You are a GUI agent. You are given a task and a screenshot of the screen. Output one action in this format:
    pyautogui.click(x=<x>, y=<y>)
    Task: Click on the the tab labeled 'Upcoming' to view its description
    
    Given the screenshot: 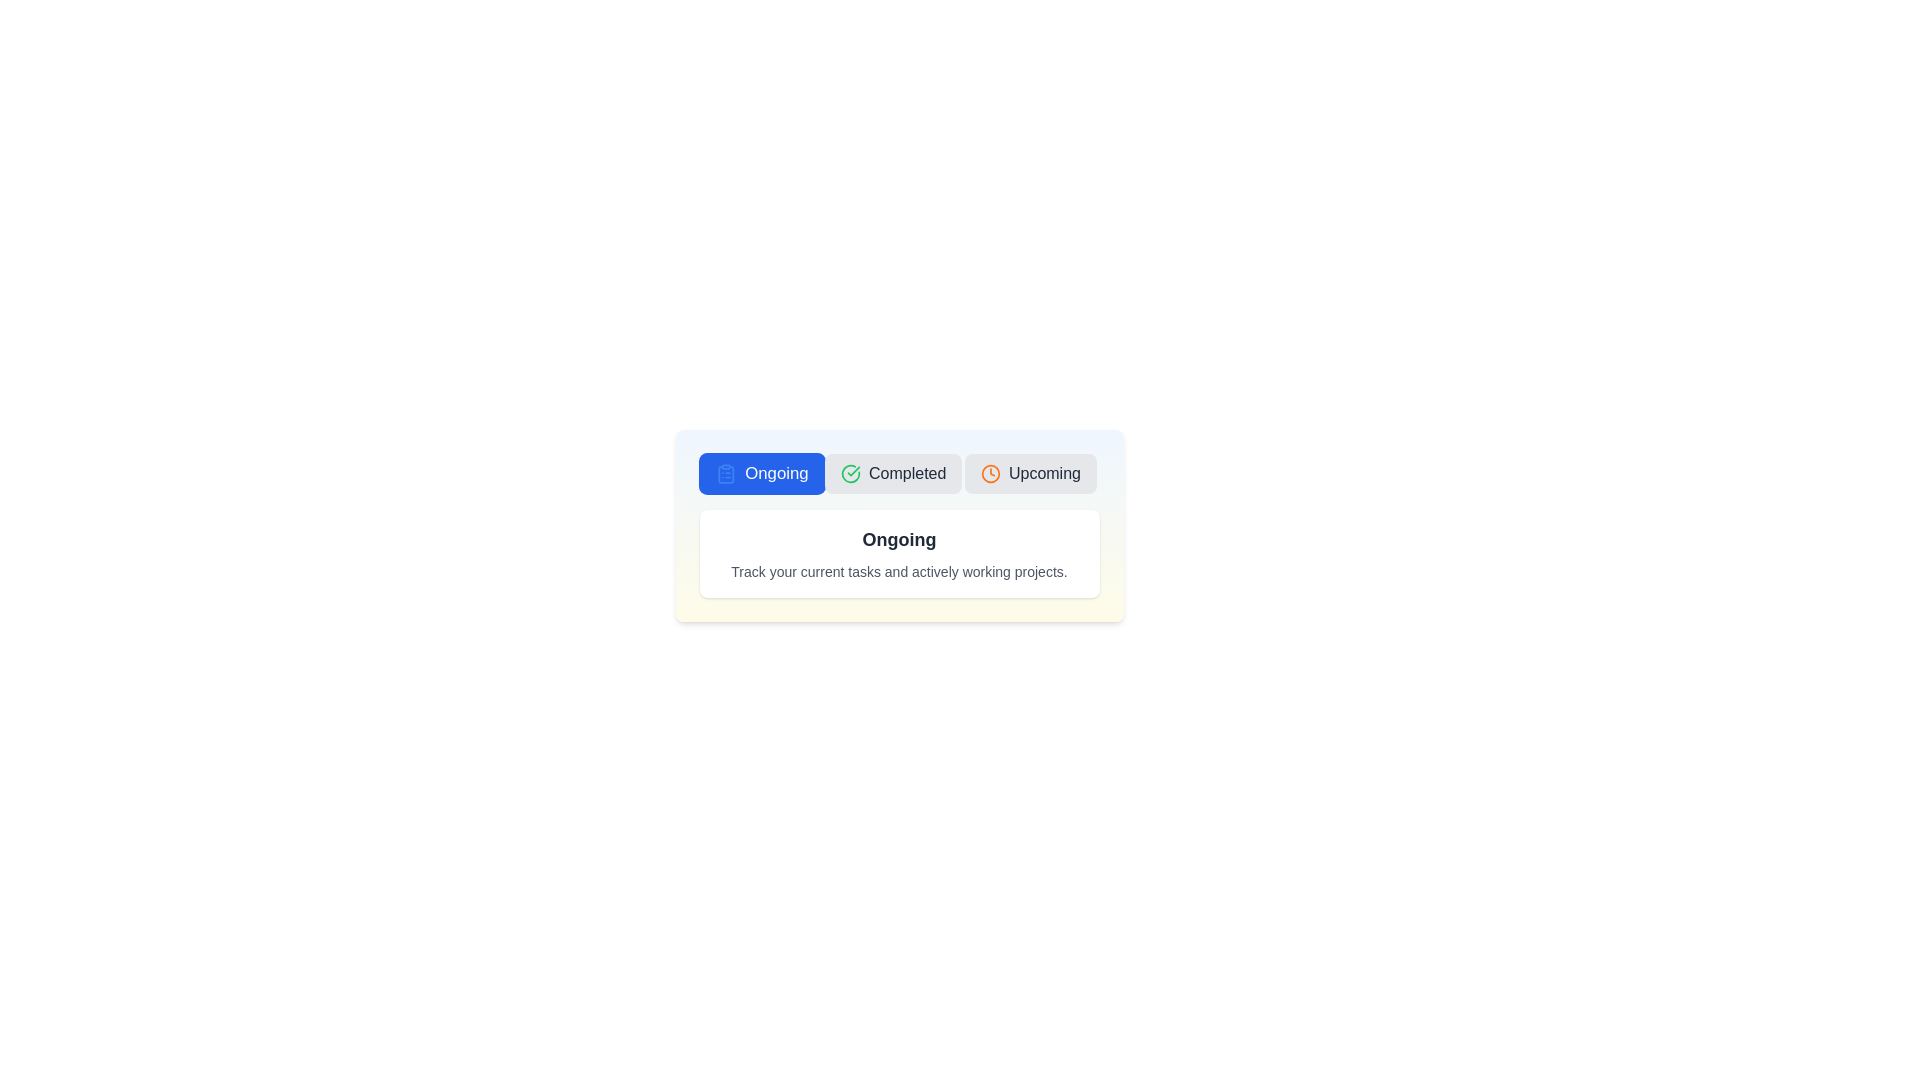 What is the action you would take?
    pyautogui.click(x=1031, y=474)
    